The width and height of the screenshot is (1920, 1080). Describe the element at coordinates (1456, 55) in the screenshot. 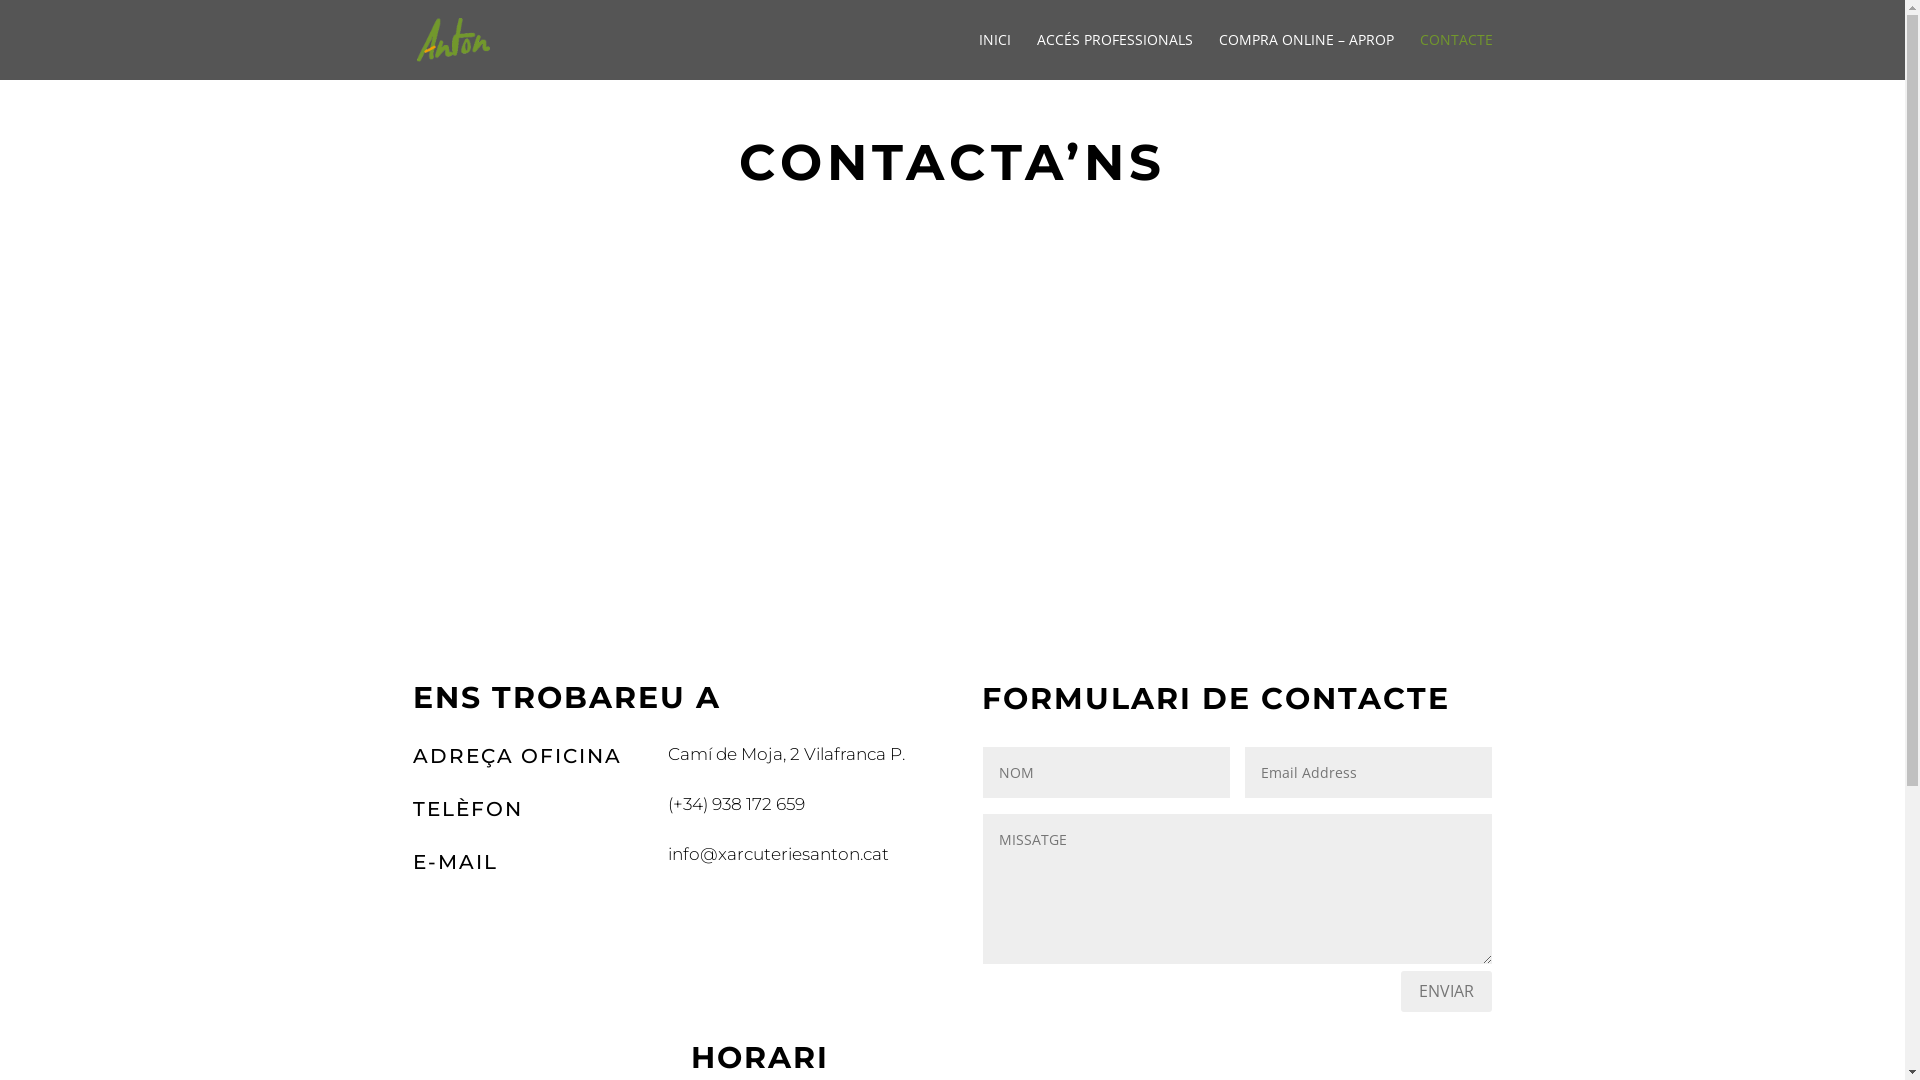

I see `'CONTACTE'` at that location.